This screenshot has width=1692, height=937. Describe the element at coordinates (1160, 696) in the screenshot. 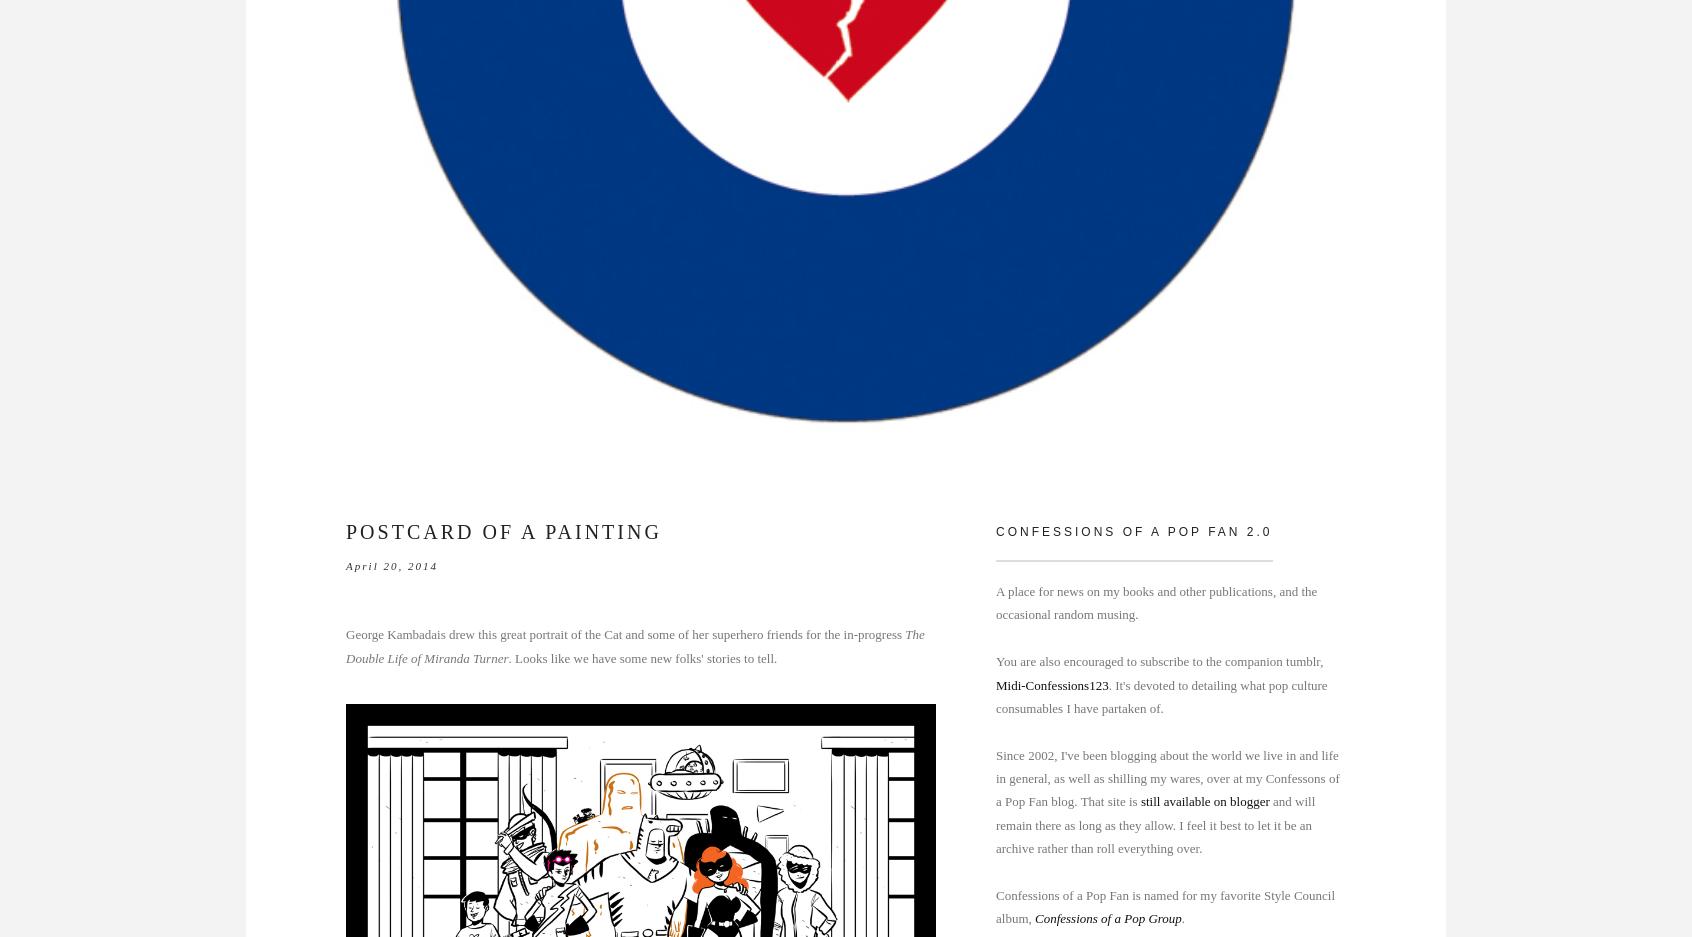

I see `'. It's devoted to detailing what pop culture consumables I have partaken of.'` at that location.